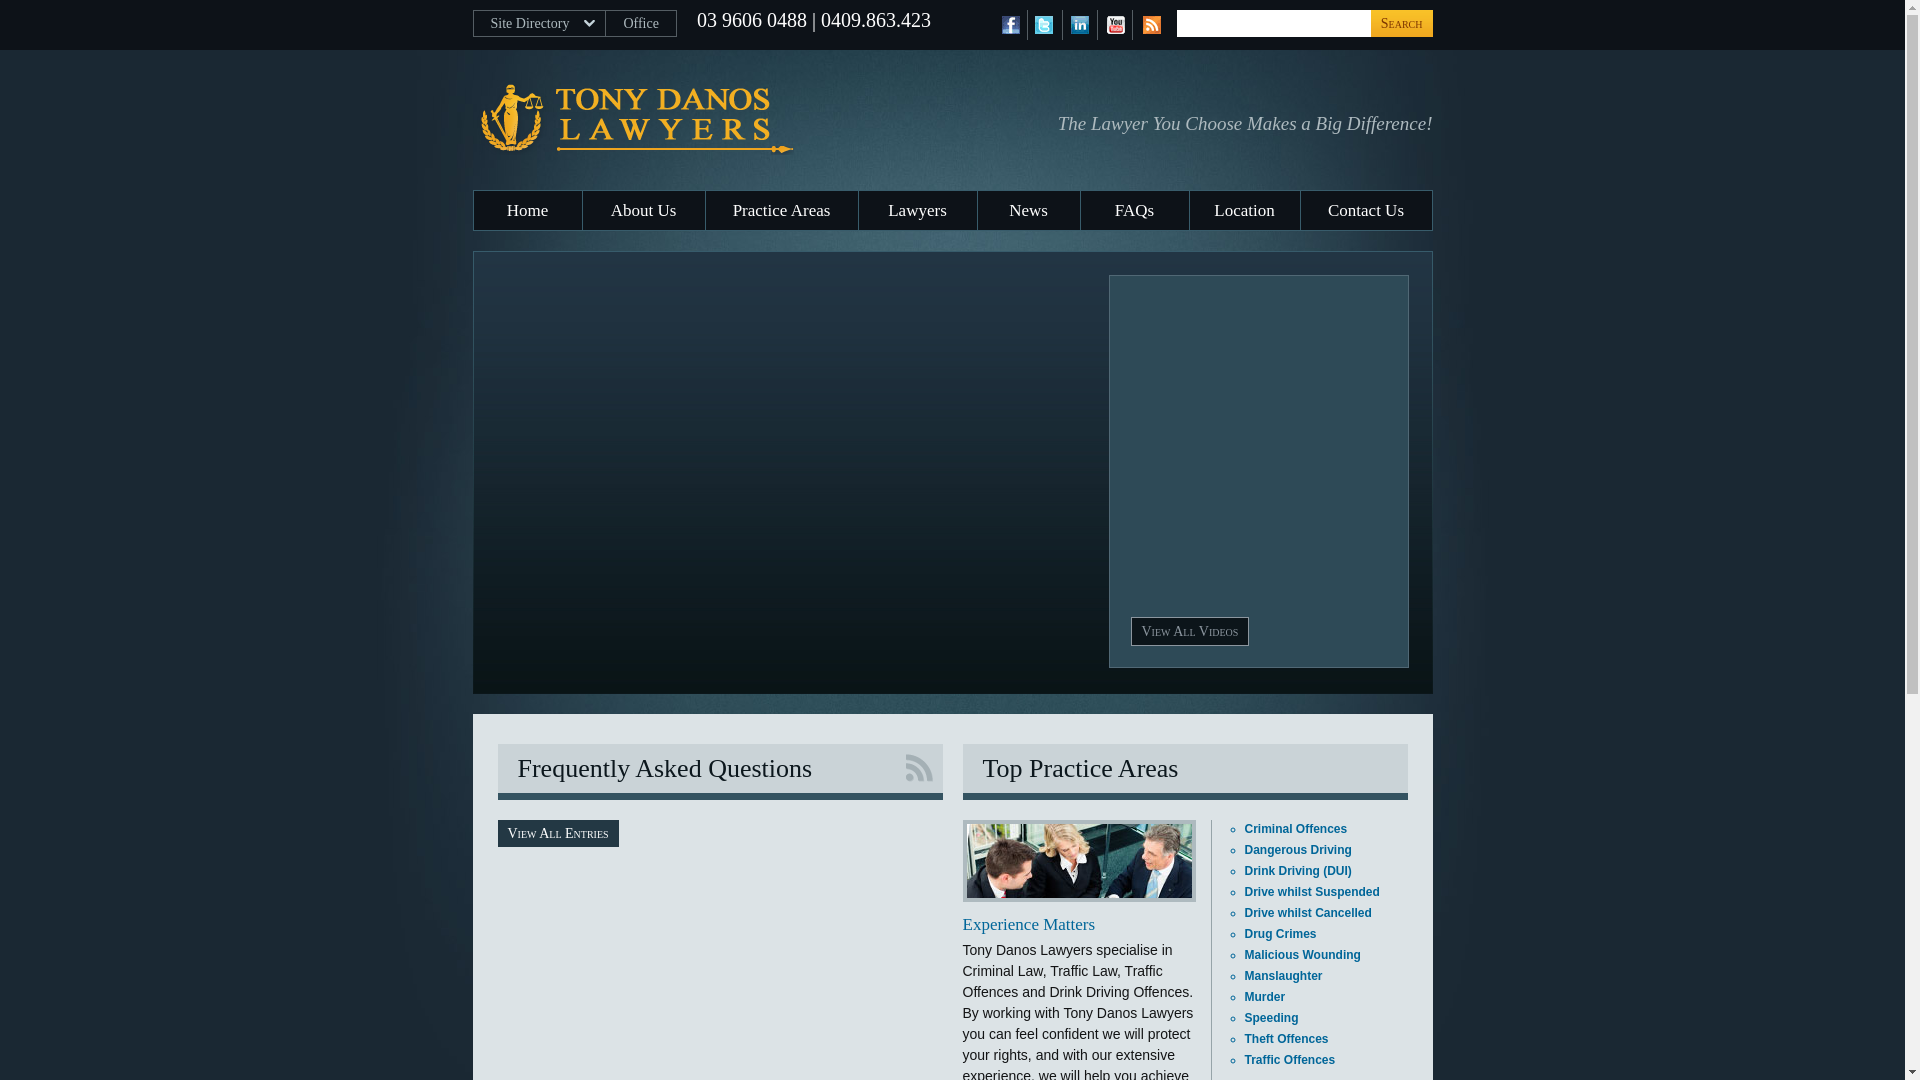 The image size is (1920, 1080). I want to click on 'Malicious Wounding', so click(1301, 954).